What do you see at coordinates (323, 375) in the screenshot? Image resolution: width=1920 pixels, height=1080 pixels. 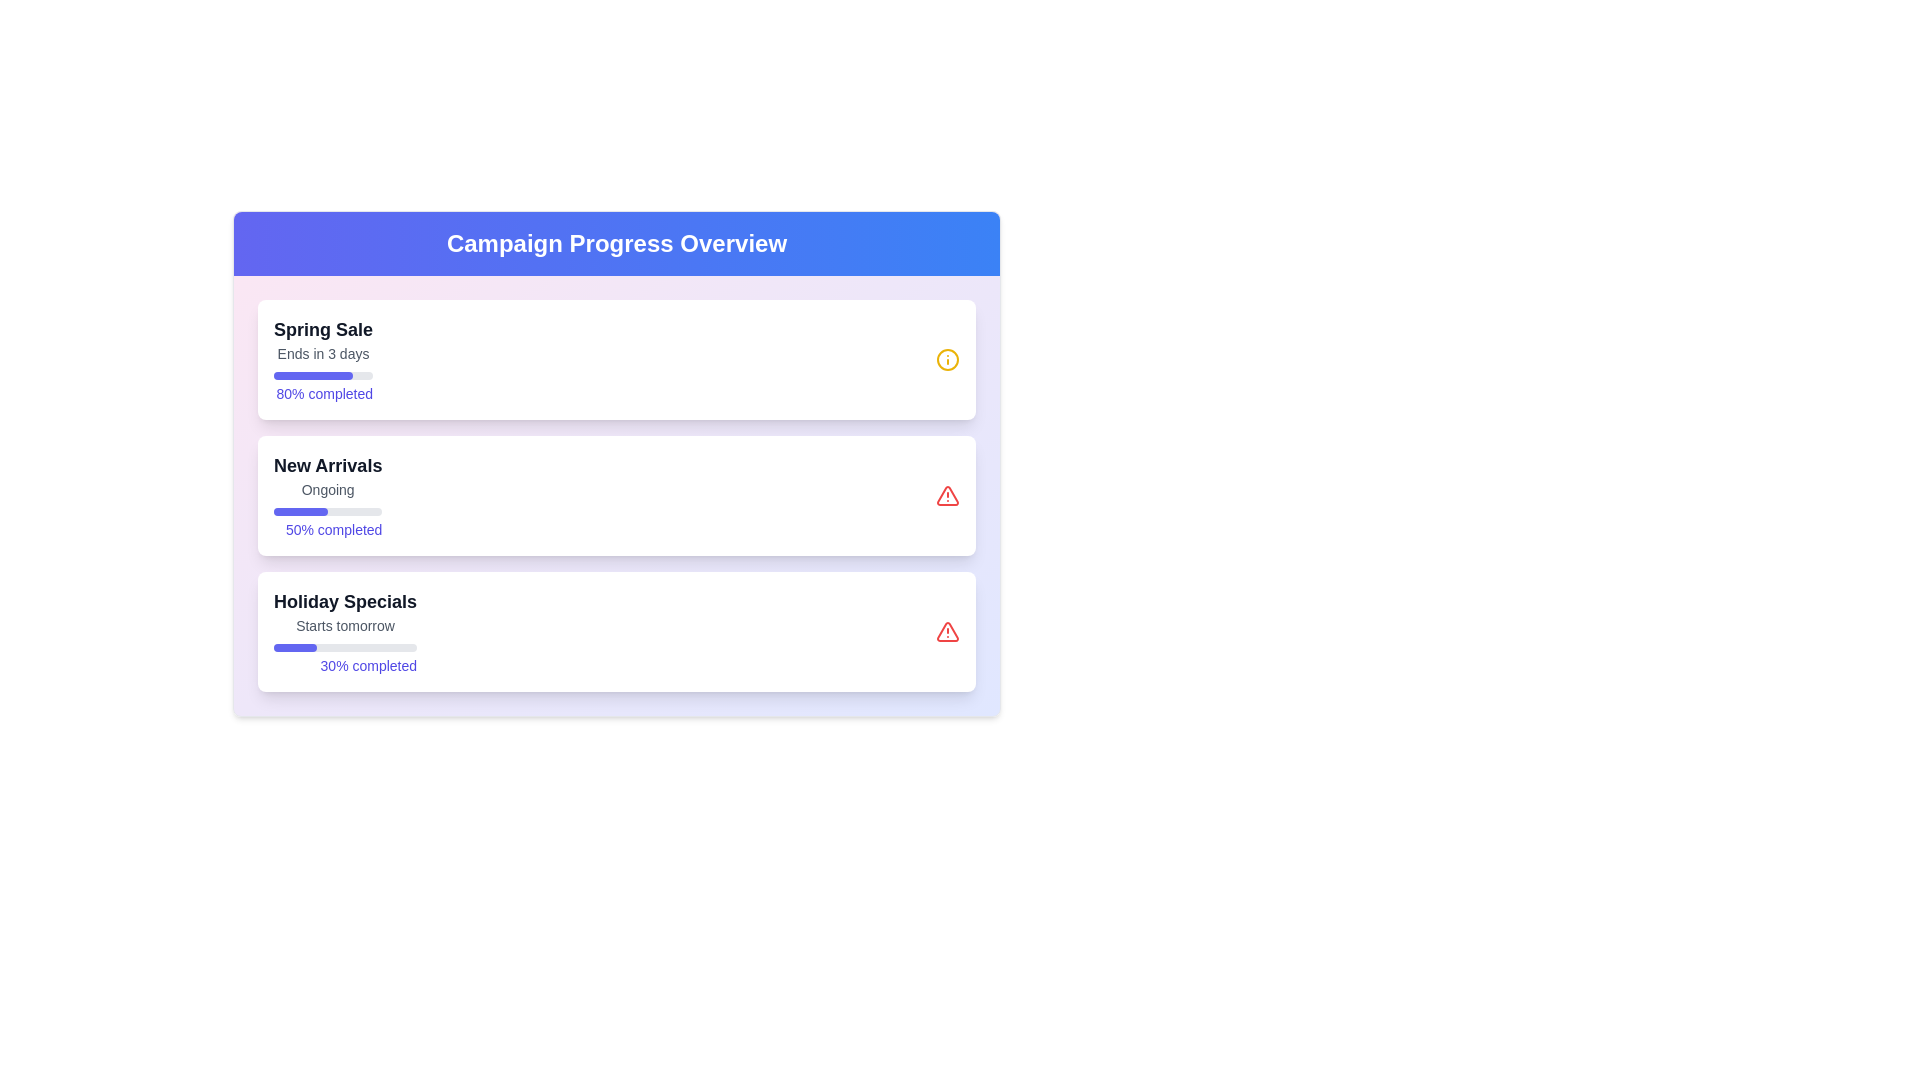 I see `the progress bar located in the first card of the Campaign Progress Overview section, which is styled with a gray background and a blue completion segment, positioned between the text 'Ends in 3 days' and '80% completed'` at bounding box center [323, 375].